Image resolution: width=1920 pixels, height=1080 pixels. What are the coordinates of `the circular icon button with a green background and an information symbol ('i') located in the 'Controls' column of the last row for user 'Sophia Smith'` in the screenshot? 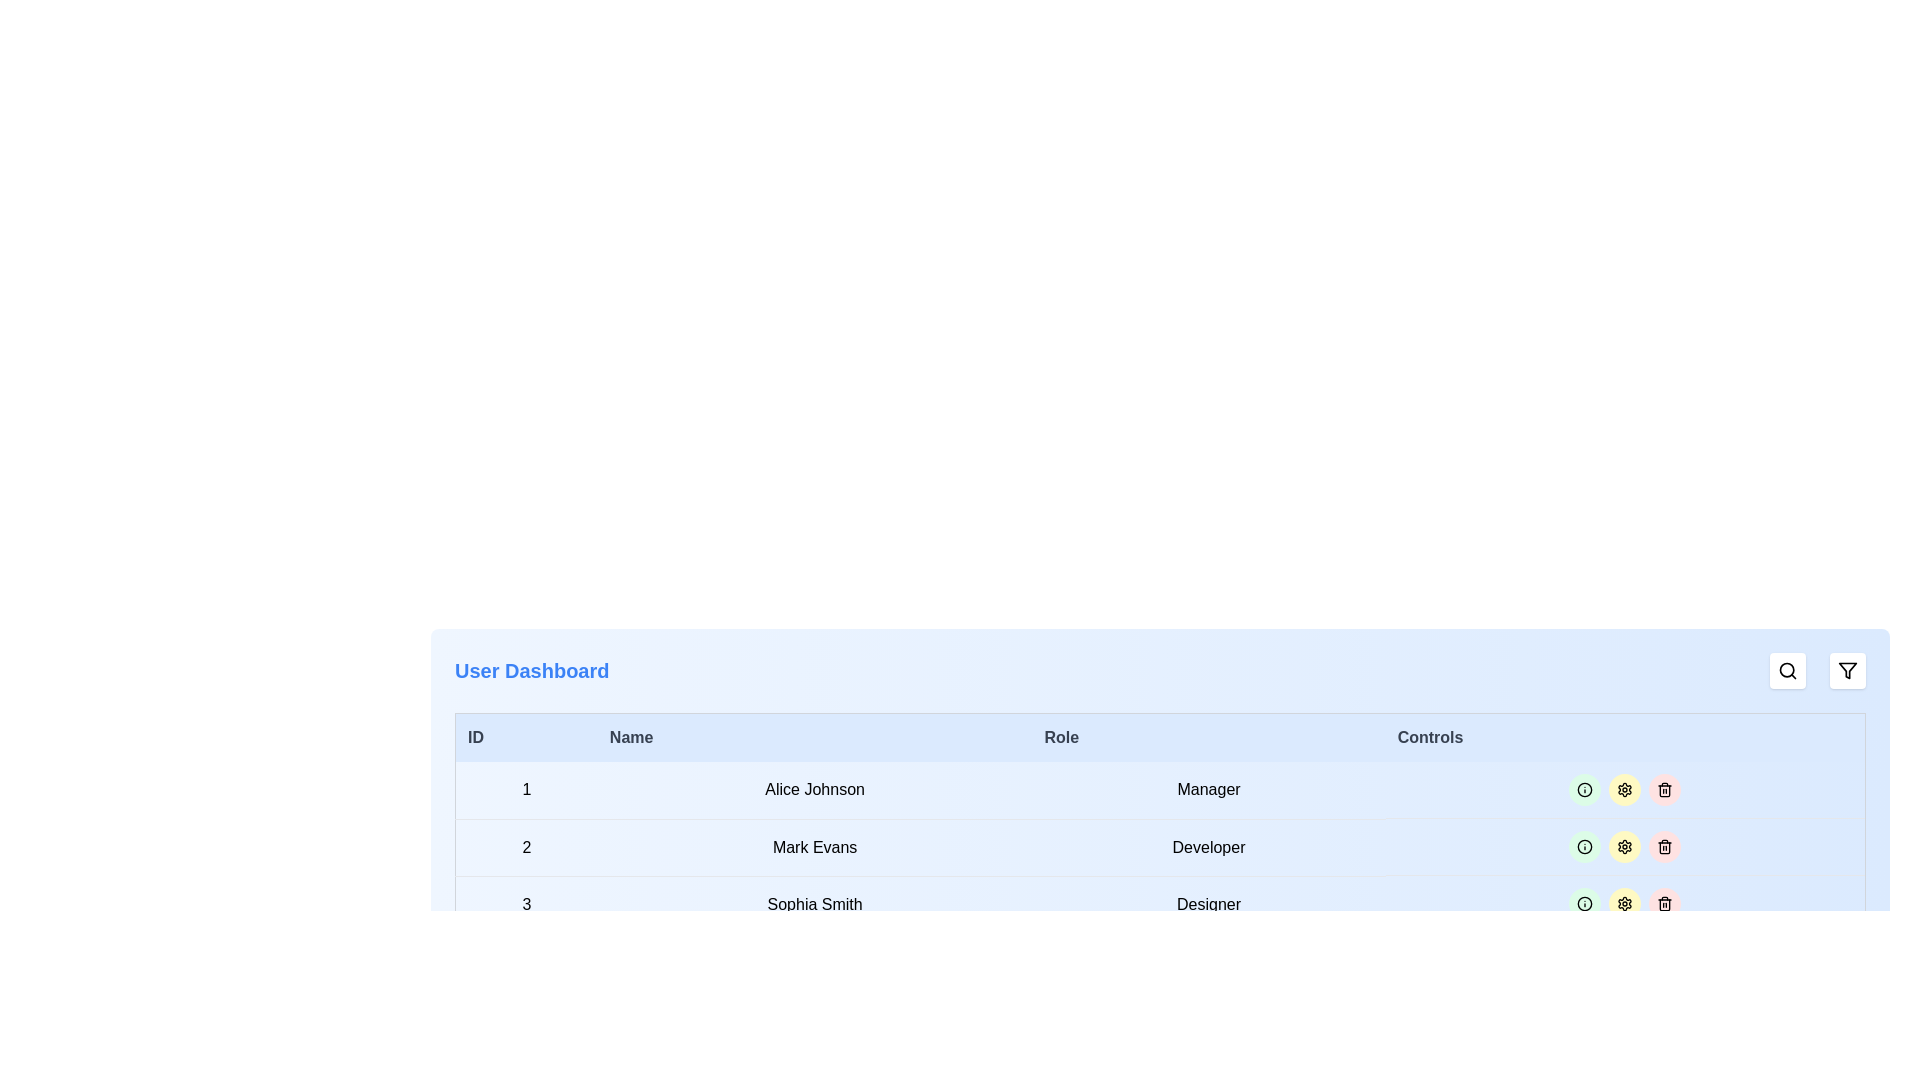 It's located at (1584, 903).